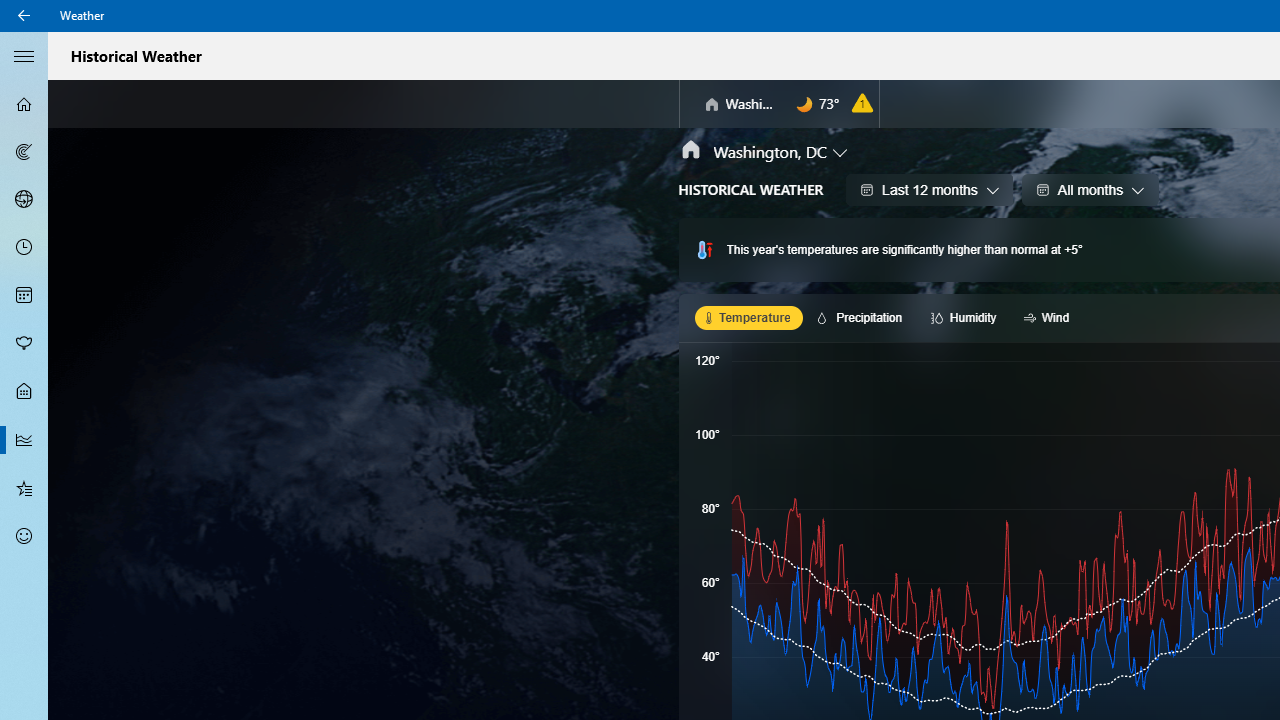 The image size is (1280, 720). I want to click on 'Maps - Not Selected', so click(24, 150).